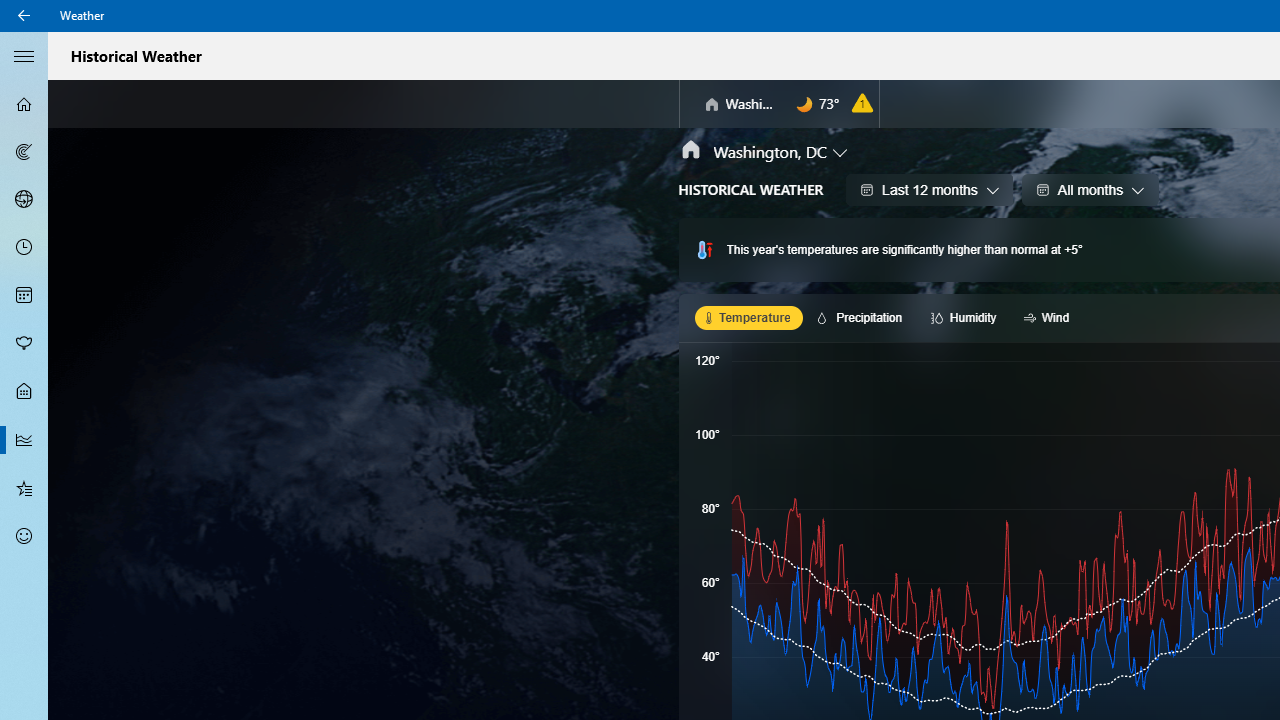 The image size is (1280, 720). I want to click on 'Maps - Not Selected', so click(24, 150).